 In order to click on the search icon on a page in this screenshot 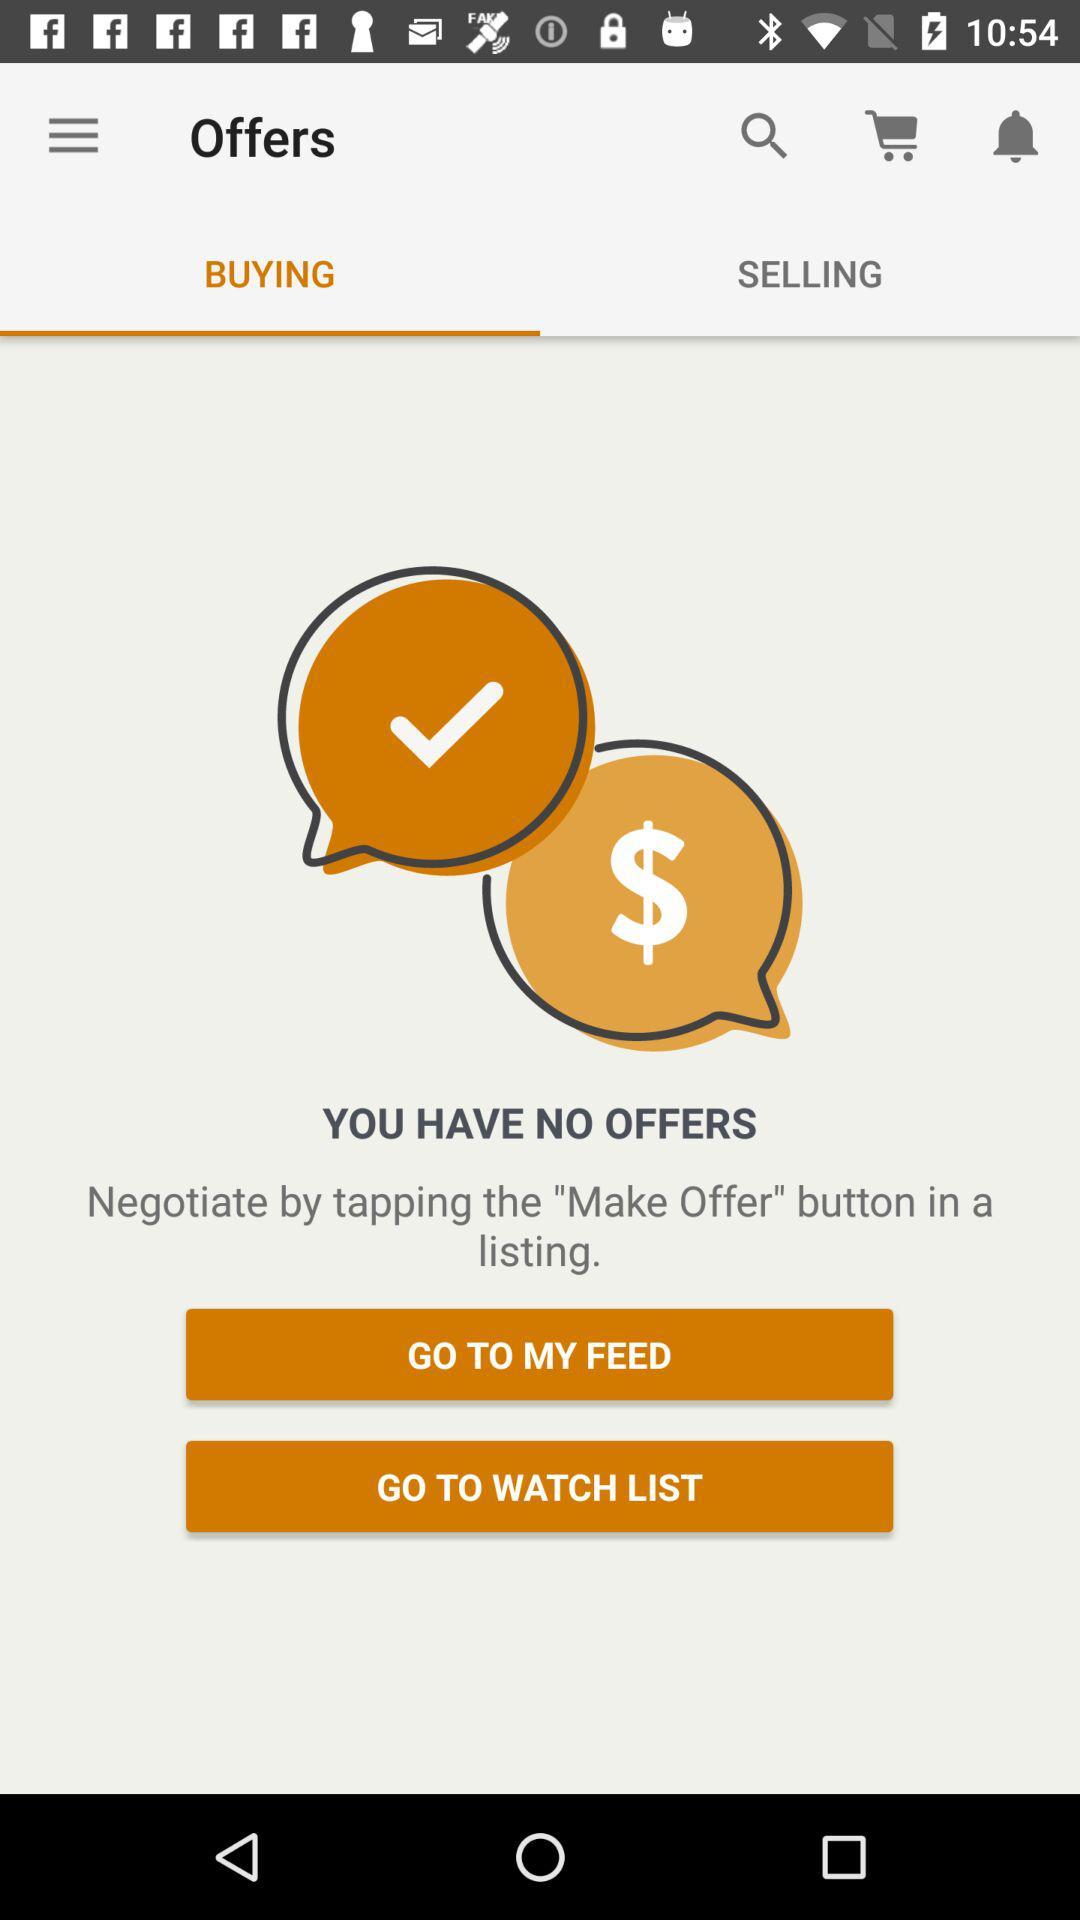, I will do `click(764, 136)`.